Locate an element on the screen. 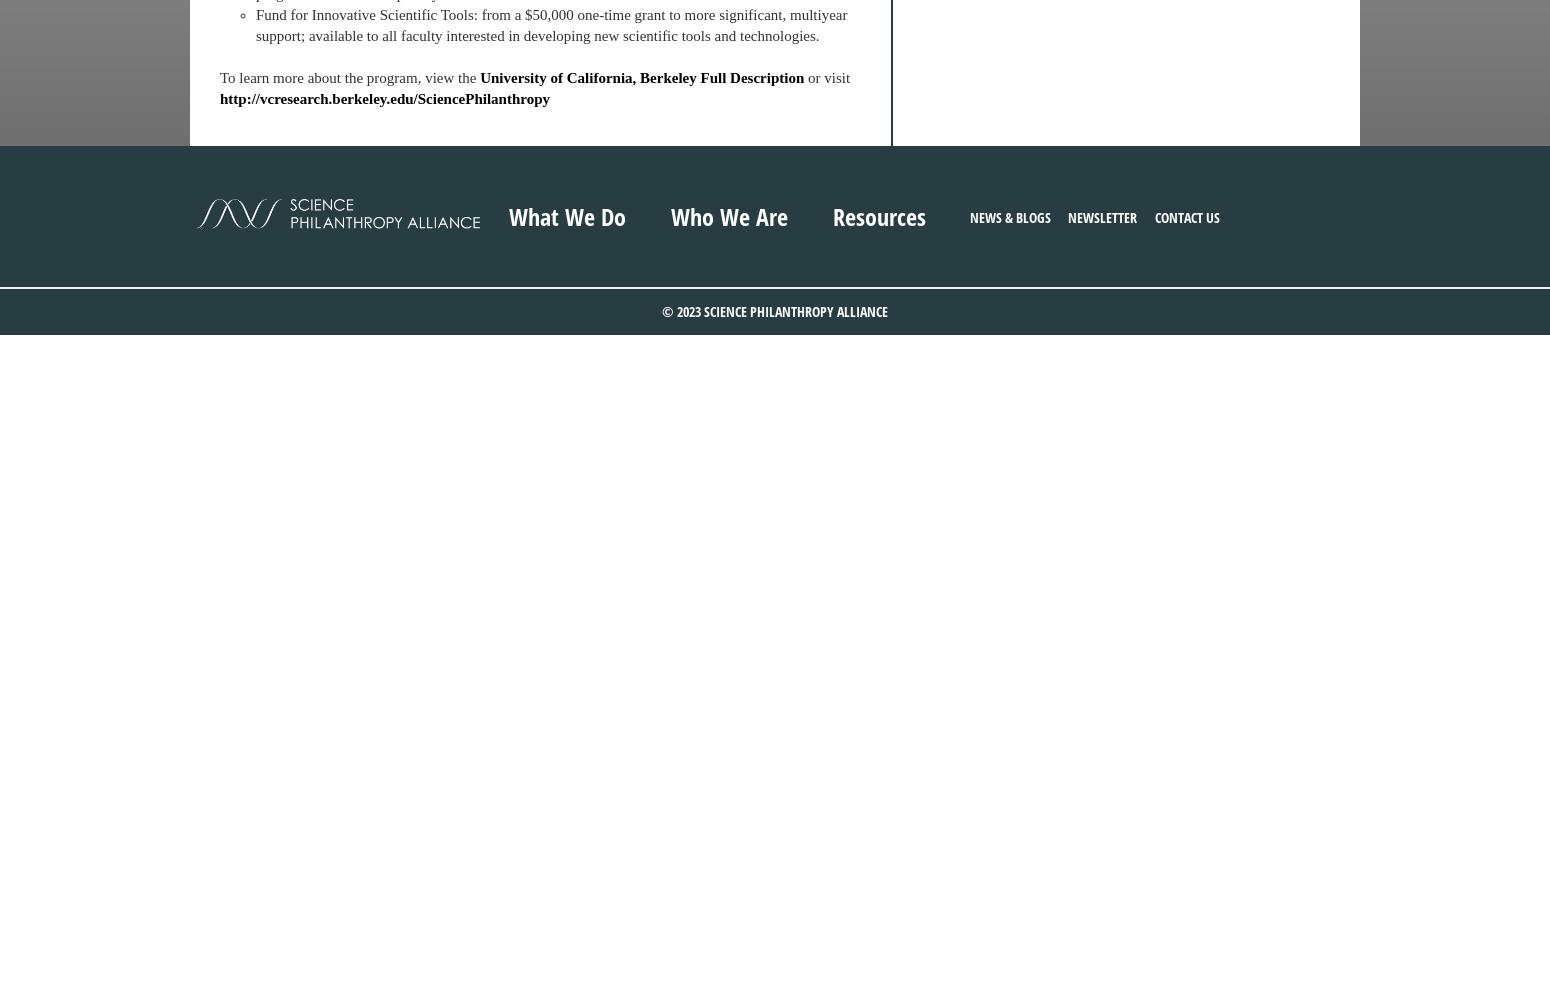 This screenshot has width=1550, height=1000. 'or visit' is located at coordinates (825, 77).